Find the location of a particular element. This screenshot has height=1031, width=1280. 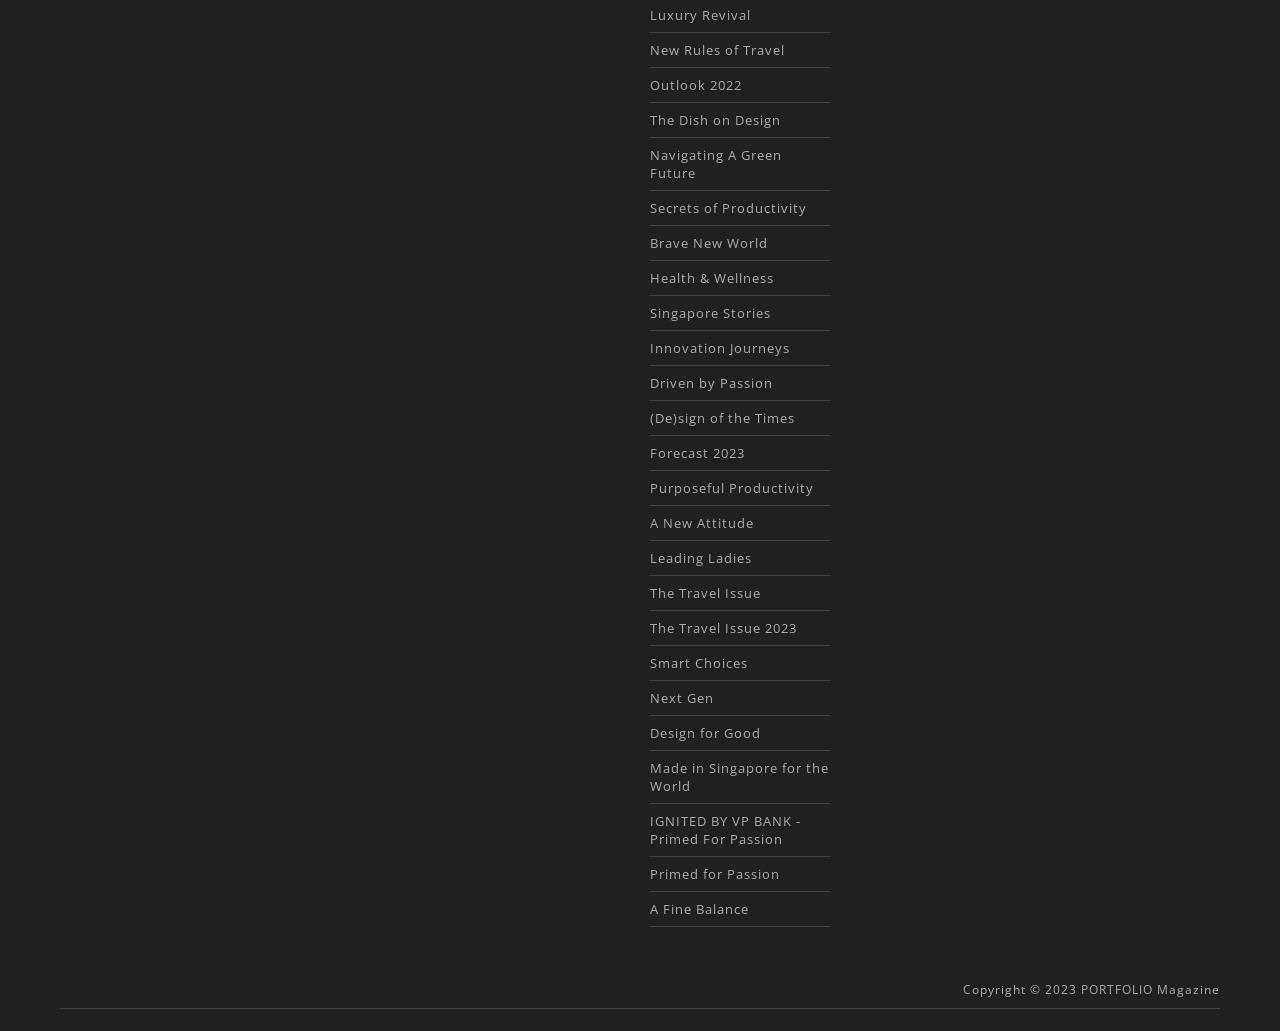

'Next Gen' is located at coordinates (680, 697).